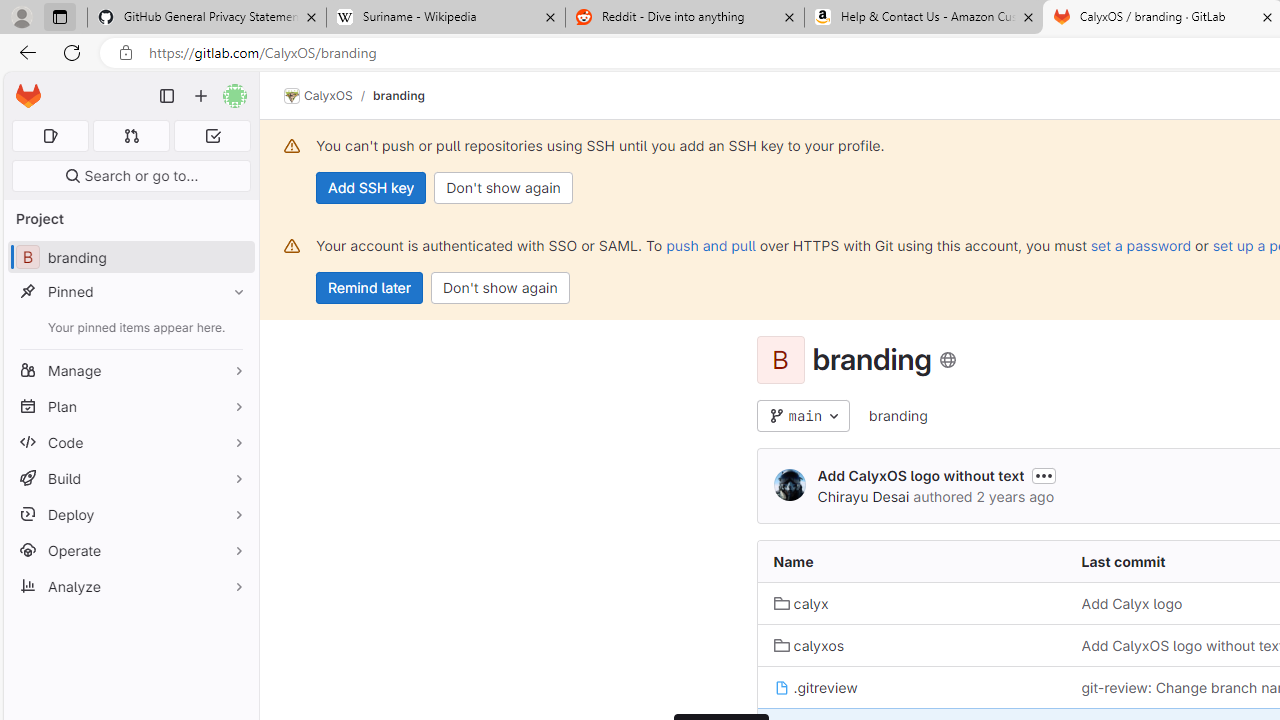 The height and width of the screenshot is (720, 1280). Describe the element at coordinates (28, 96) in the screenshot. I see `'Homepage'` at that location.